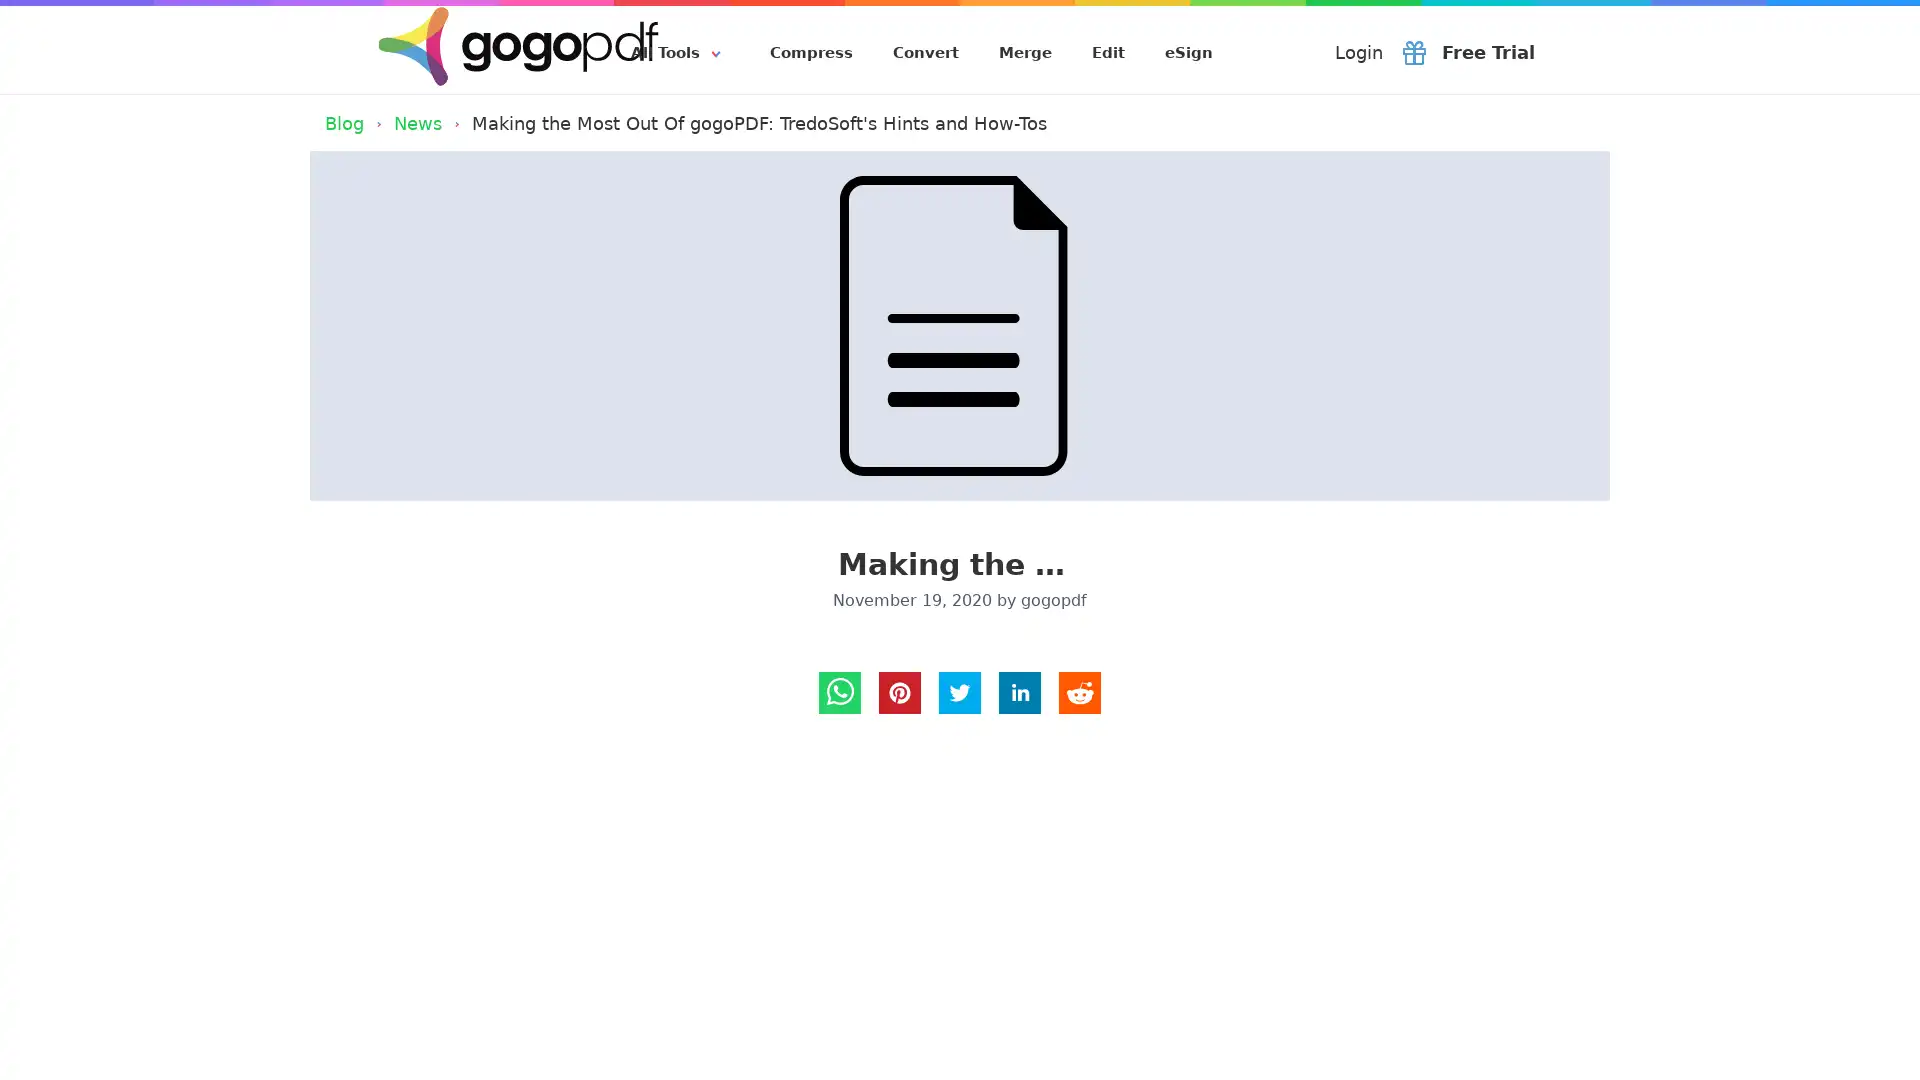  I want to click on Twitter, so click(960, 692).